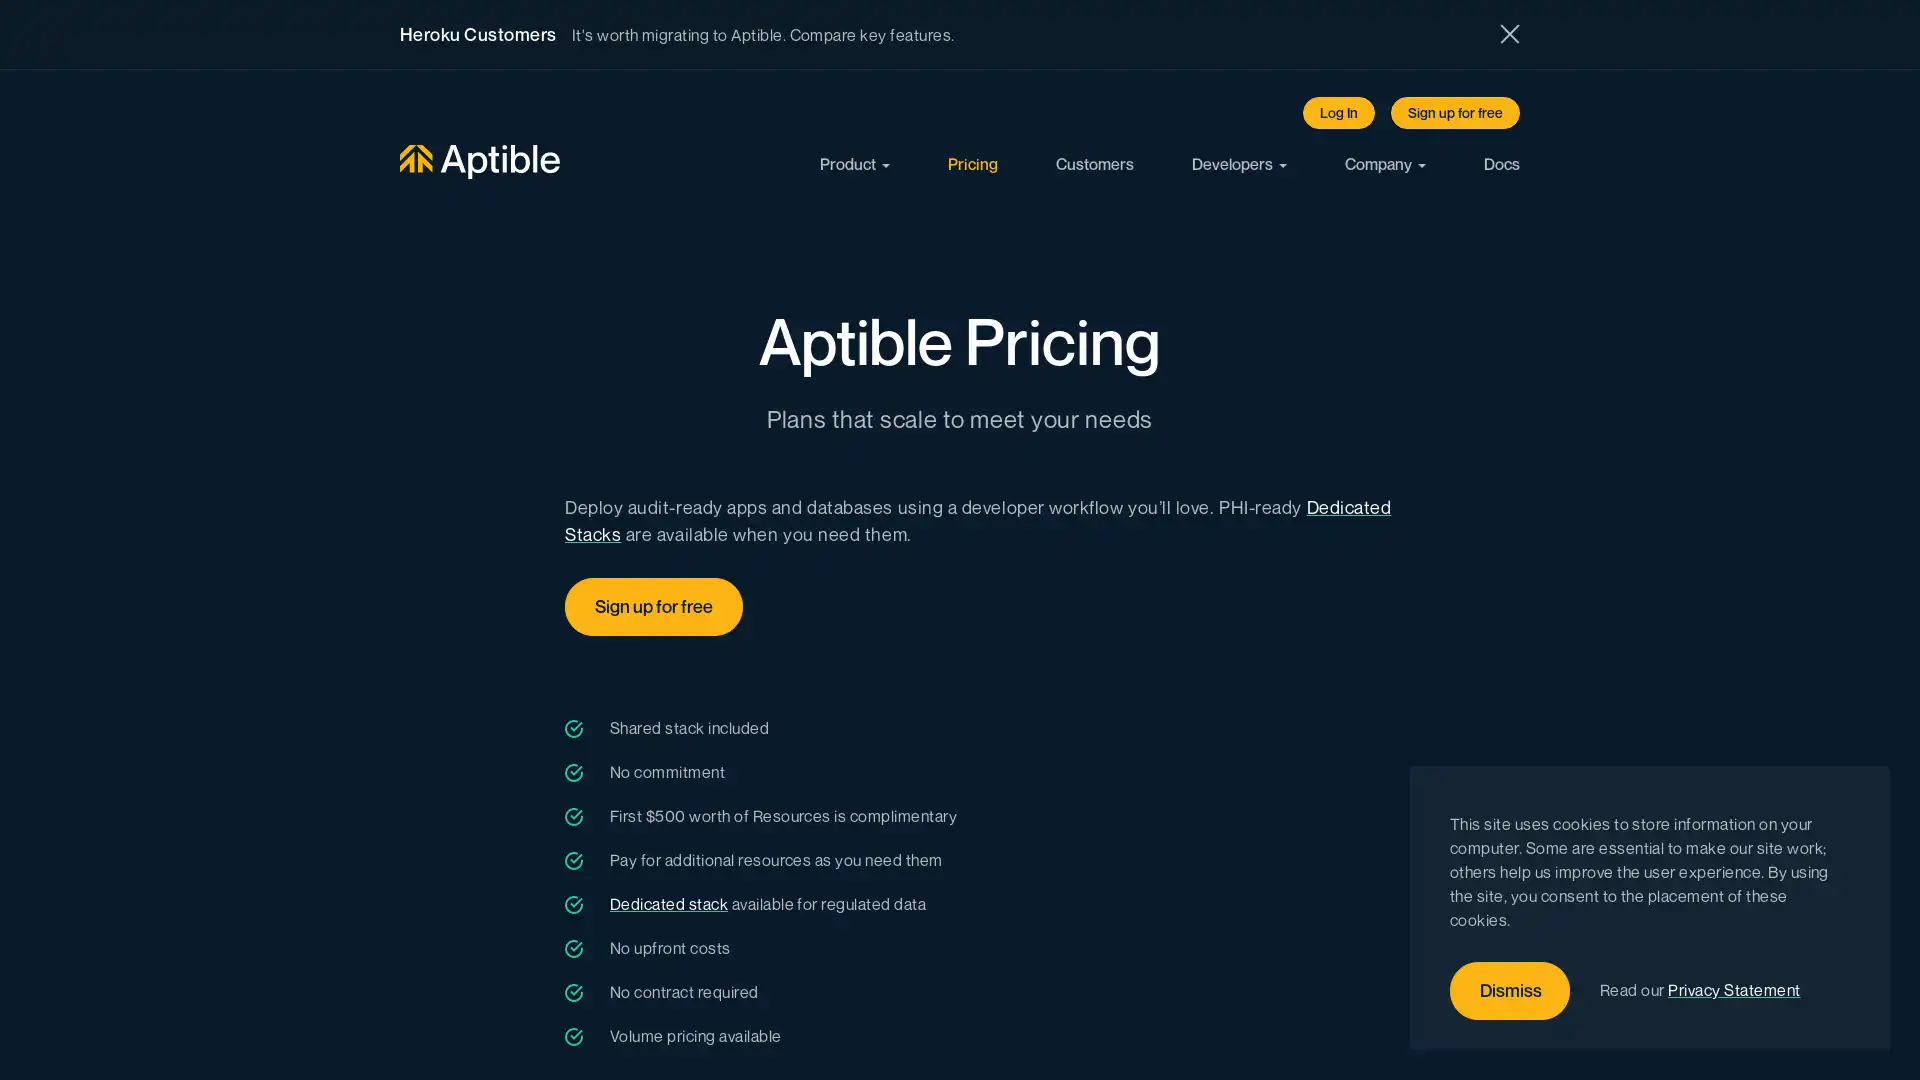 The height and width of the screenshot is (1080, 1920). Describe the element at coordinates (1510, 991) in the screenshot. I see `Dismiss` at that location.